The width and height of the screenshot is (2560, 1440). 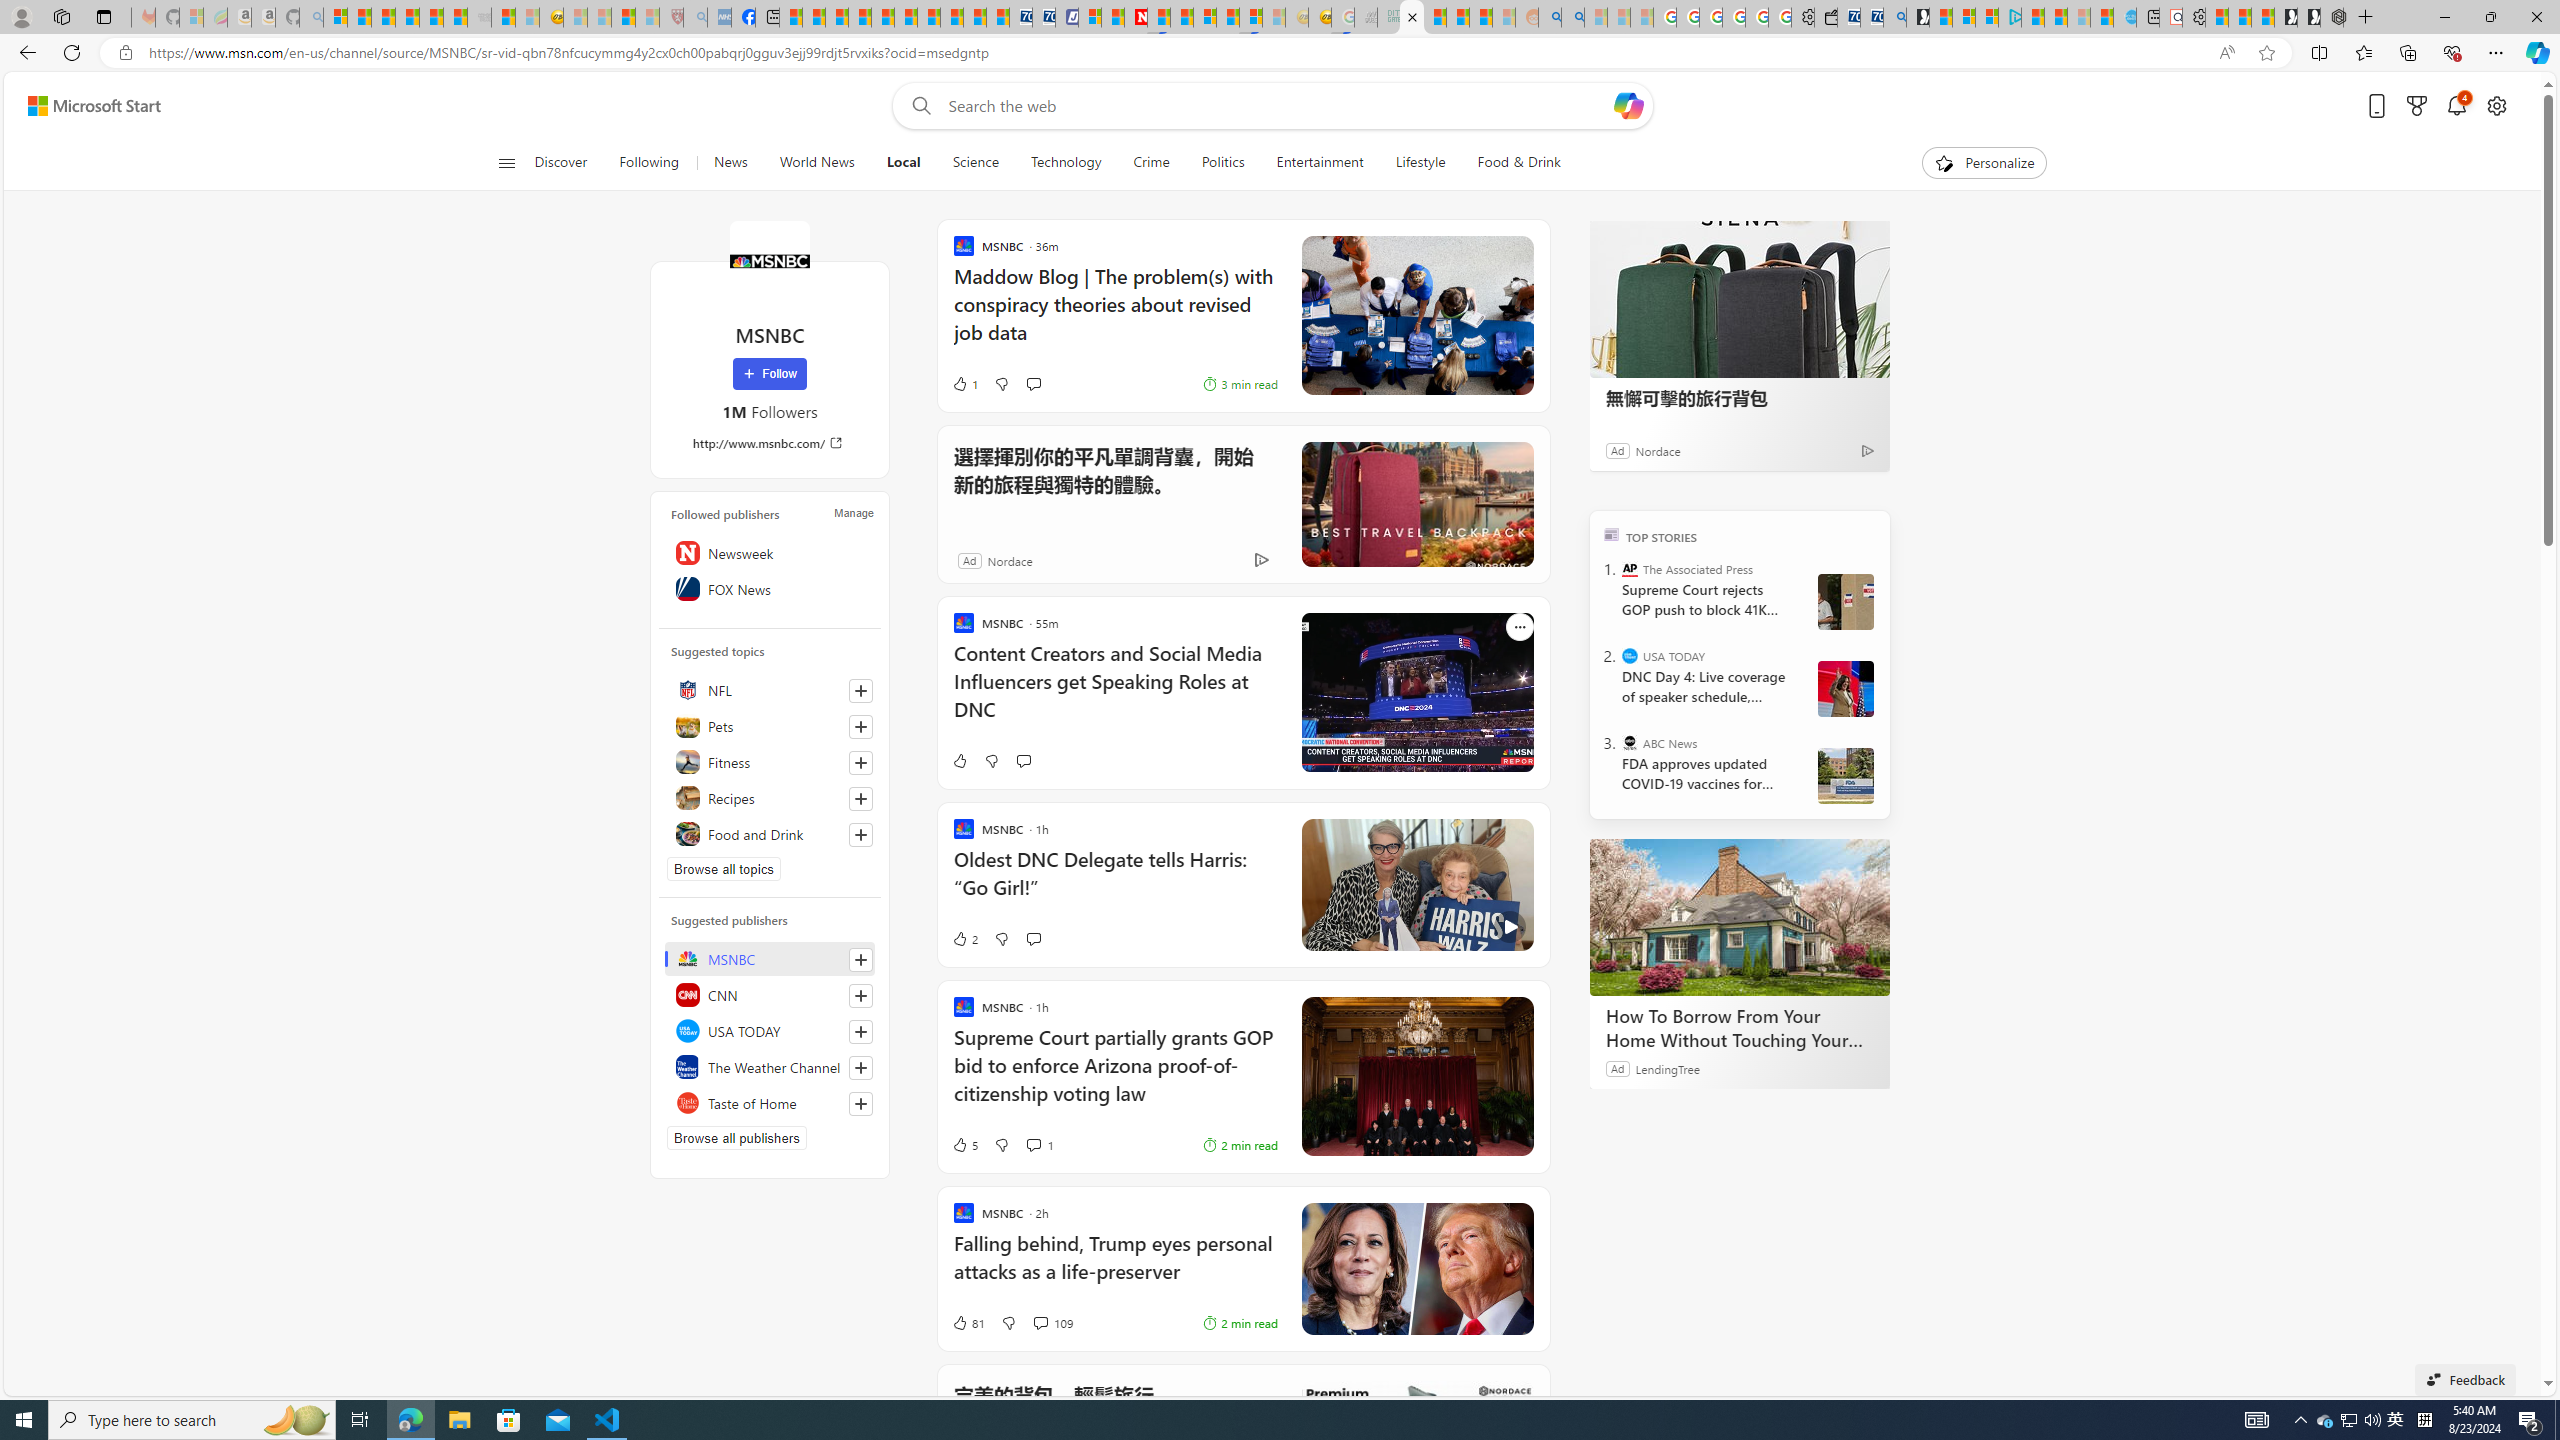 I want to click on 'The Associated Press', so click(x=1630, y=568).